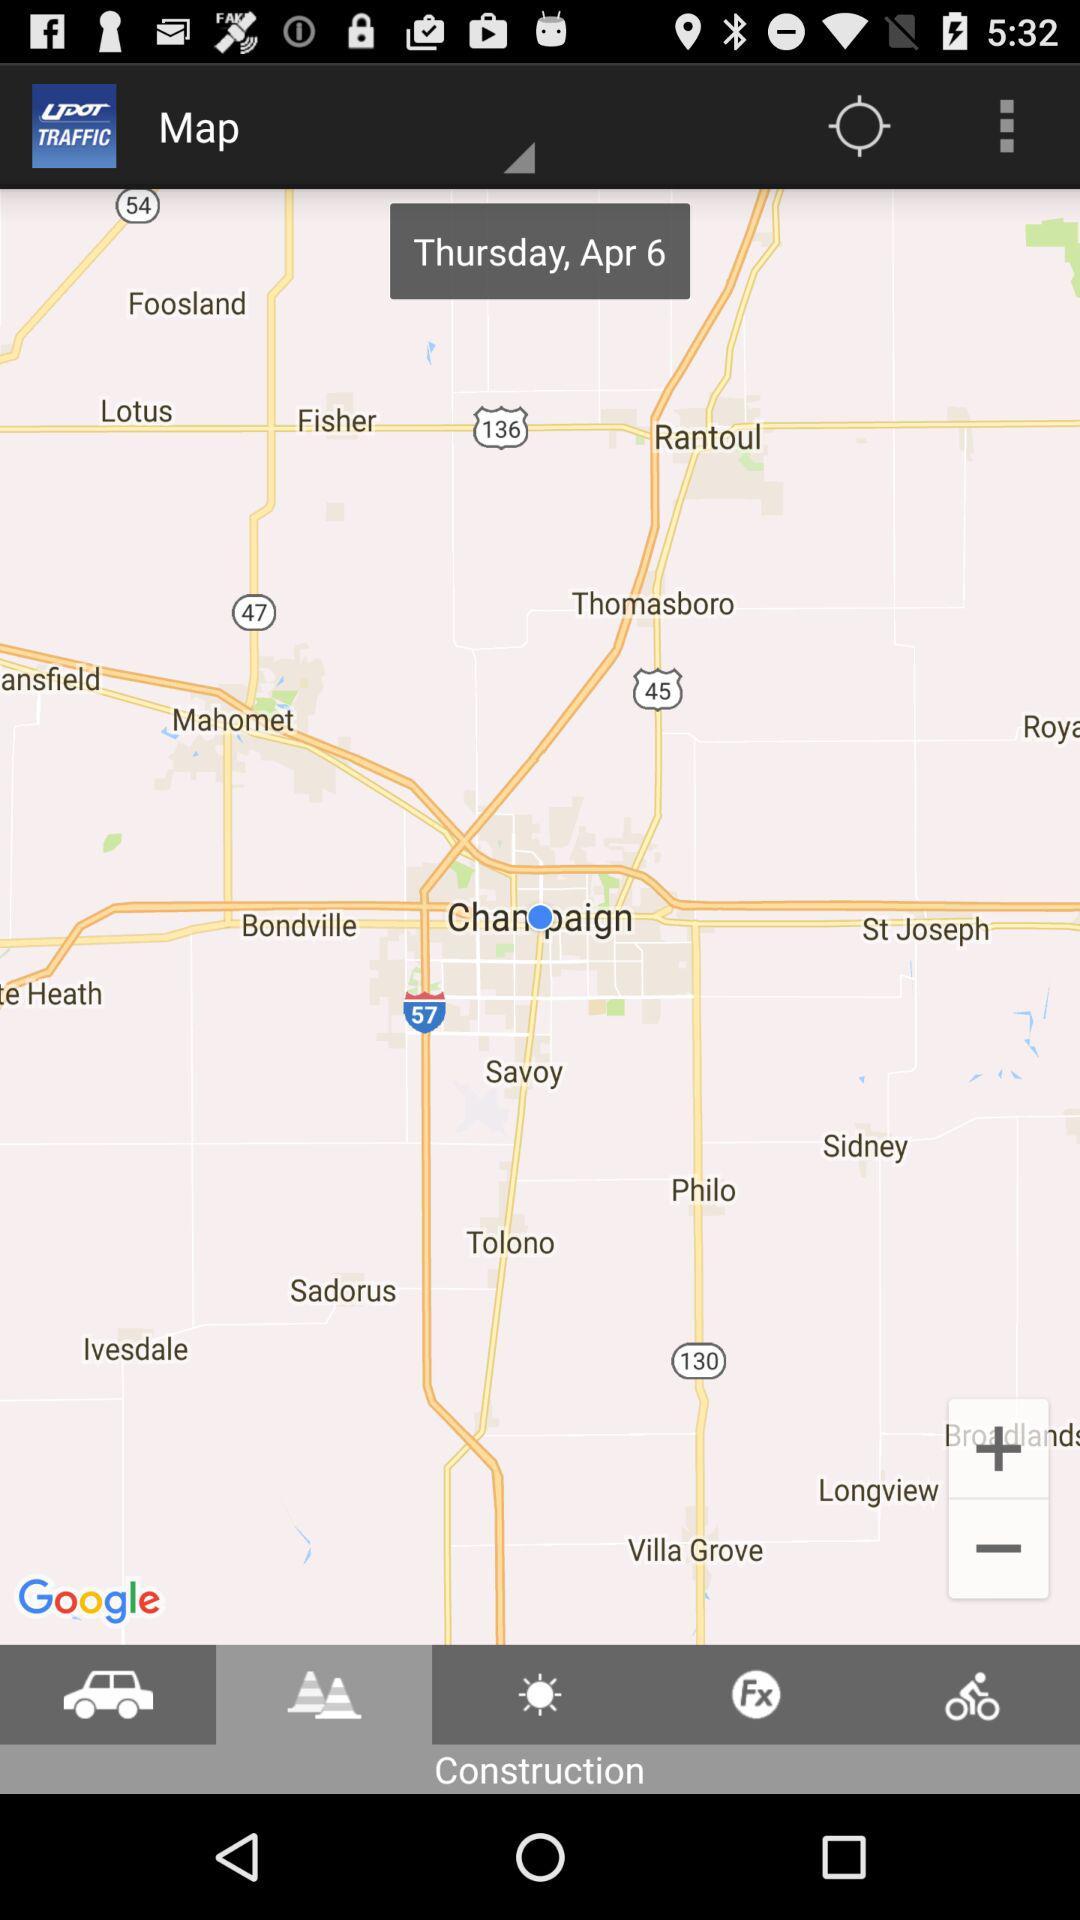 This screenshot has height=1920, width=1080. I want to click on cycling, so click(971, 1693).